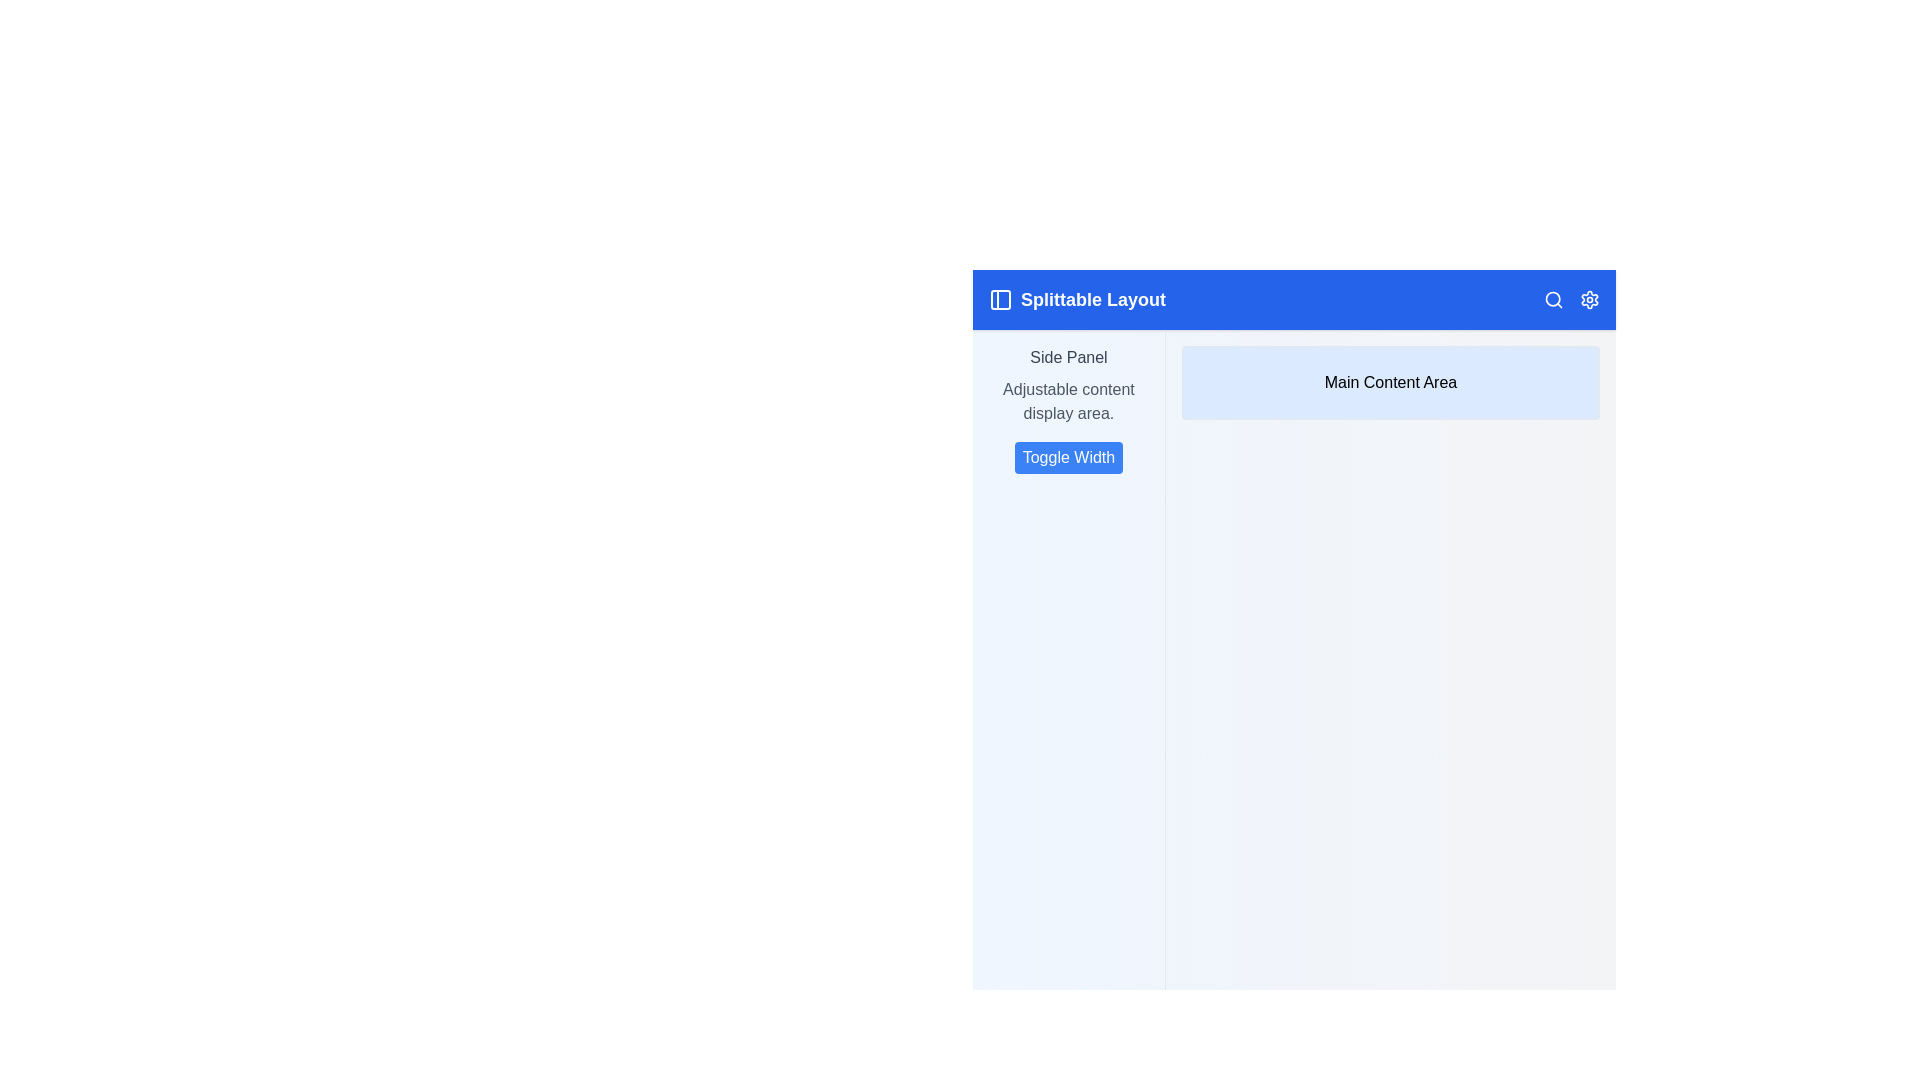  Describe the element at coordinates (1553, 300) in the screenshot. I see `the search icon represented by a magnifying glass in the header section` at that location.